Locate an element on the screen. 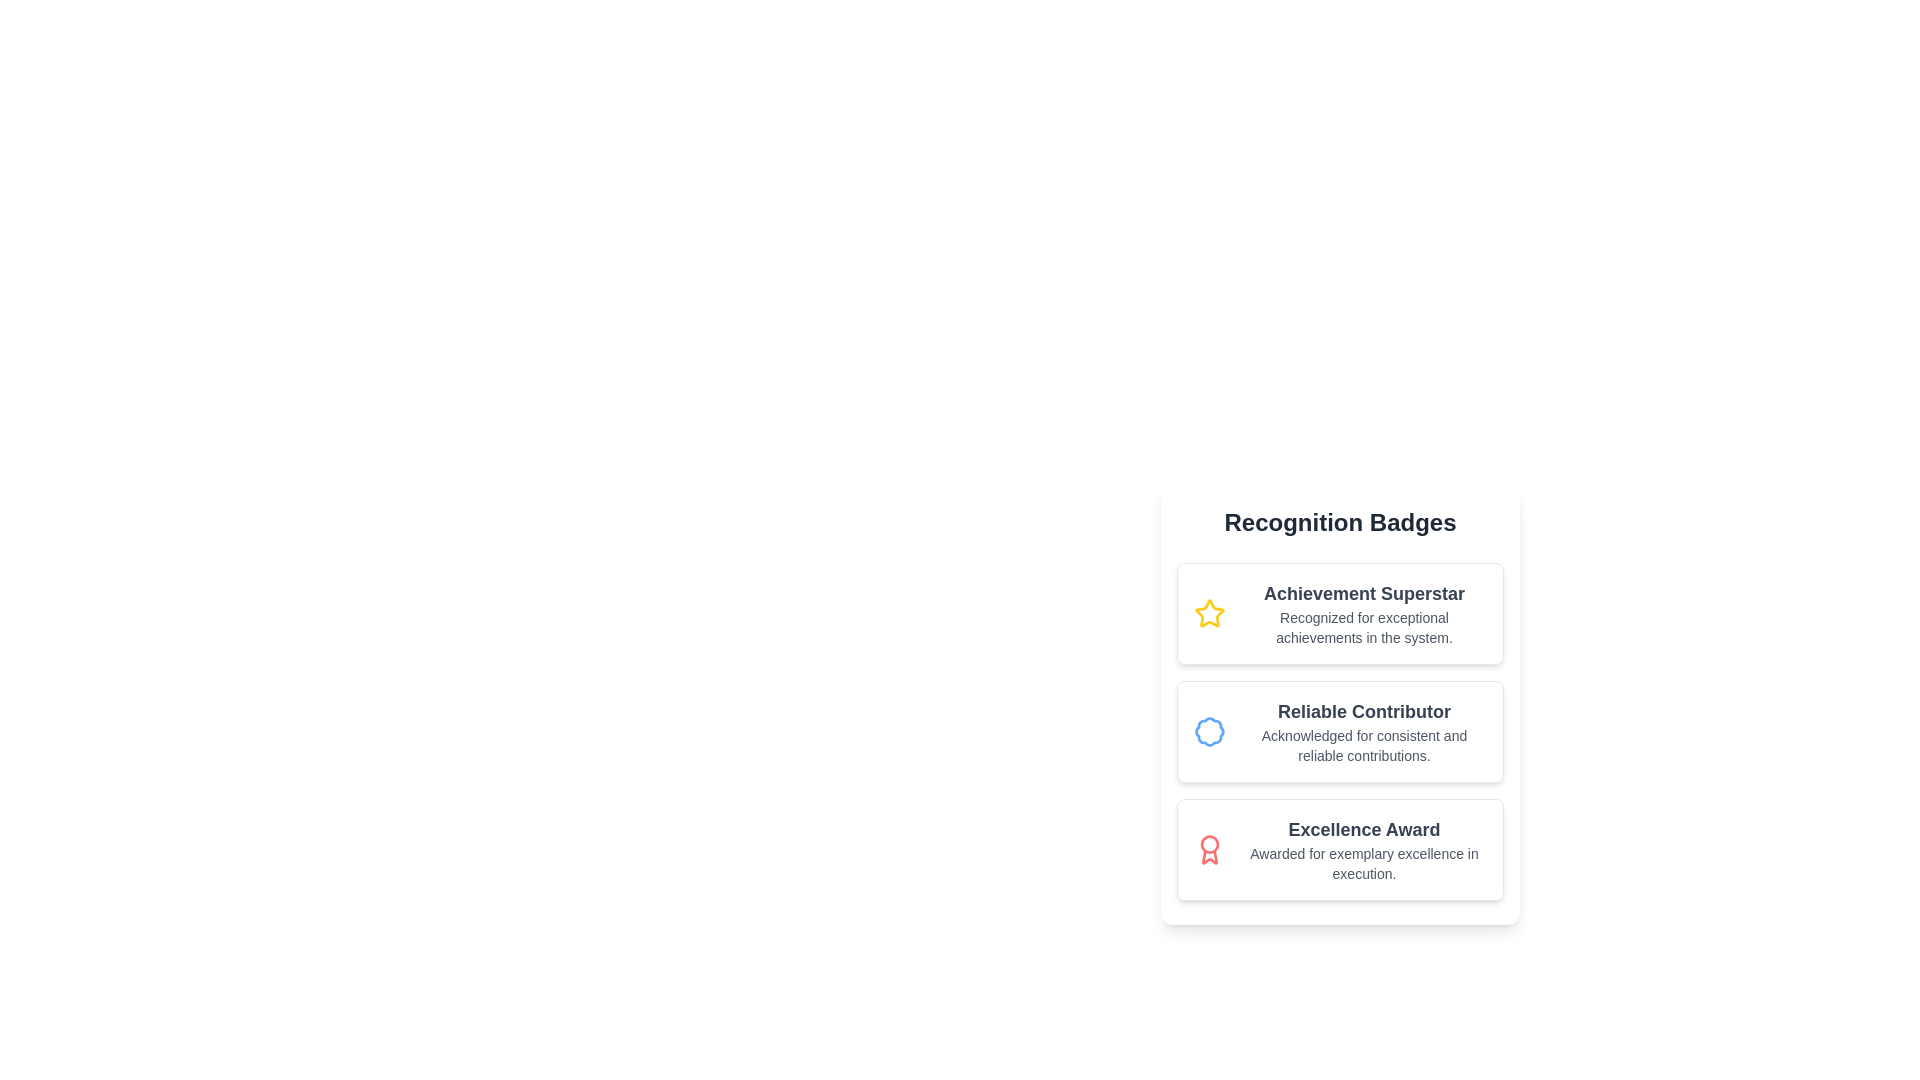 This screenshot has width=1920, height=1080. bold, large gray text labeled 'Achievement Superstar' located at the top of the first recognition badge is located at coordinates (1363, 593).